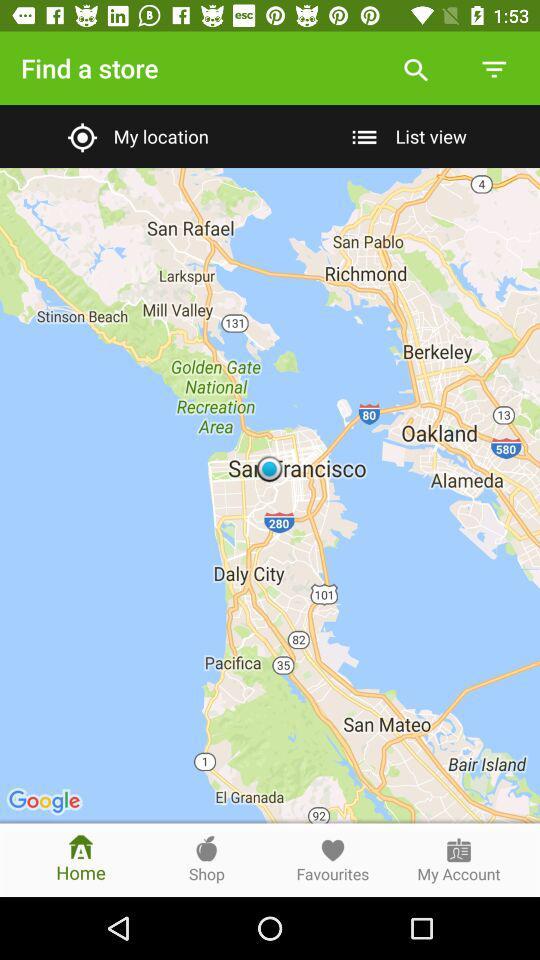 The height and width of the screenshot is (960, 540). What do you see at coordinates (405, 135) in the screenshot?
I see `list view icon` at bounding box center [405, 135].